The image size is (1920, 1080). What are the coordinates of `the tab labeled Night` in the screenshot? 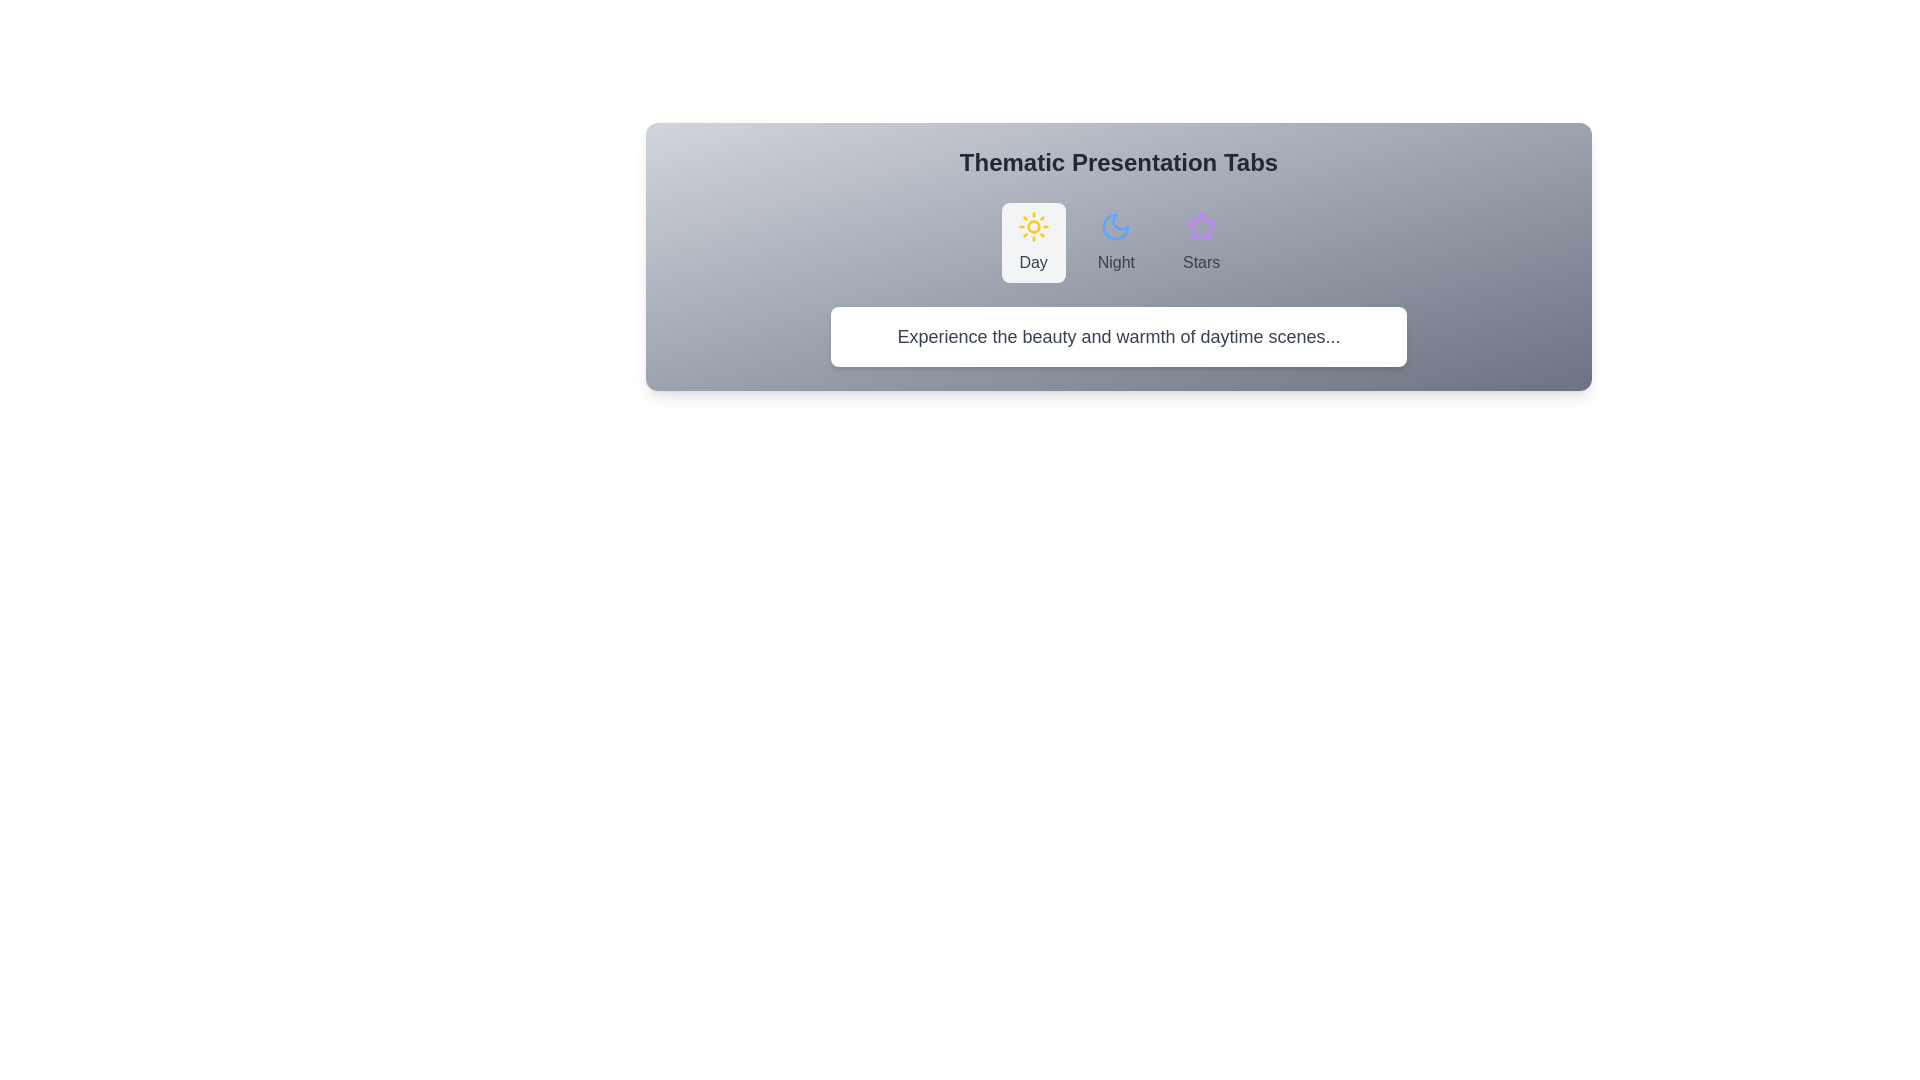 It's located at (1115, 242).